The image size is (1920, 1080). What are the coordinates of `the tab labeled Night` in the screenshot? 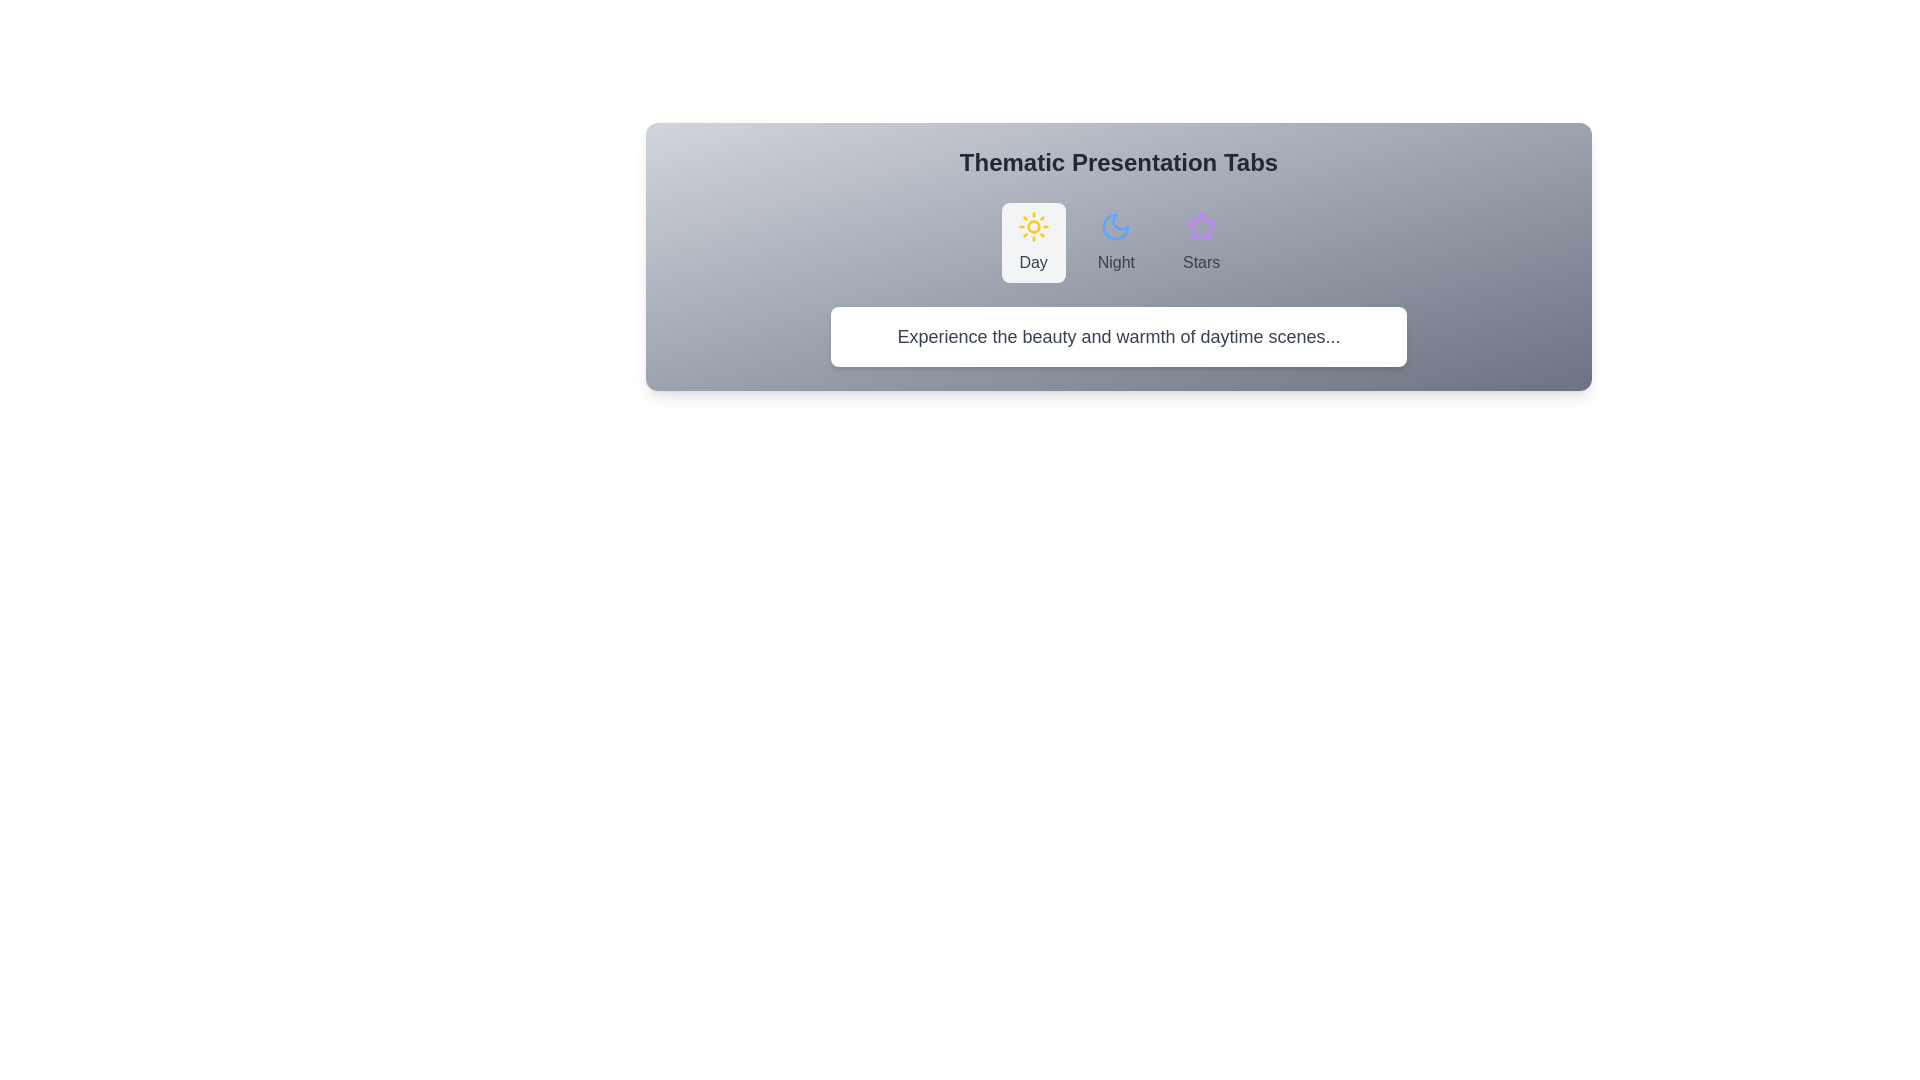 It's located at (1115, 242).